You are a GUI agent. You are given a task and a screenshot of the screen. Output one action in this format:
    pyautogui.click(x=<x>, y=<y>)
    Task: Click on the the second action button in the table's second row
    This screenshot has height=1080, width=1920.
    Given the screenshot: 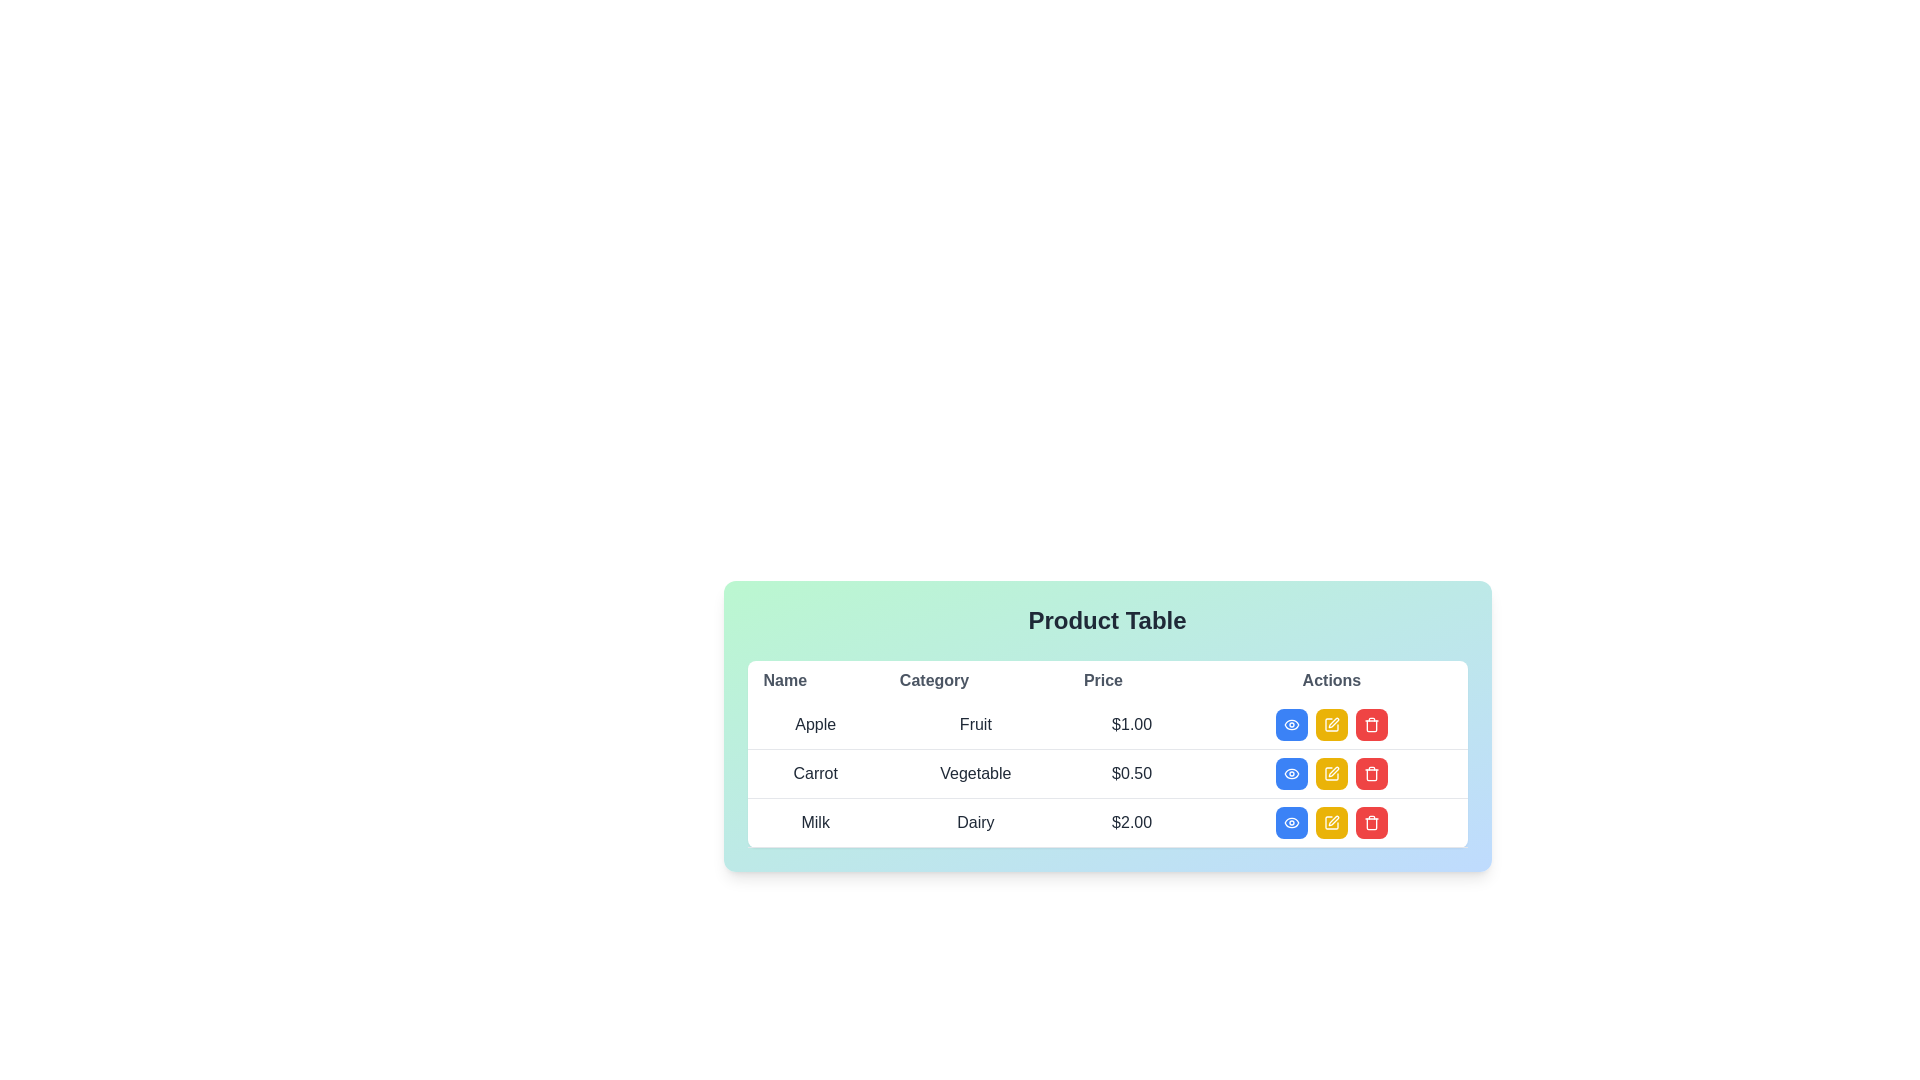 What is the action you would take?
    pyautogui.click(x=1331, y=725)
    